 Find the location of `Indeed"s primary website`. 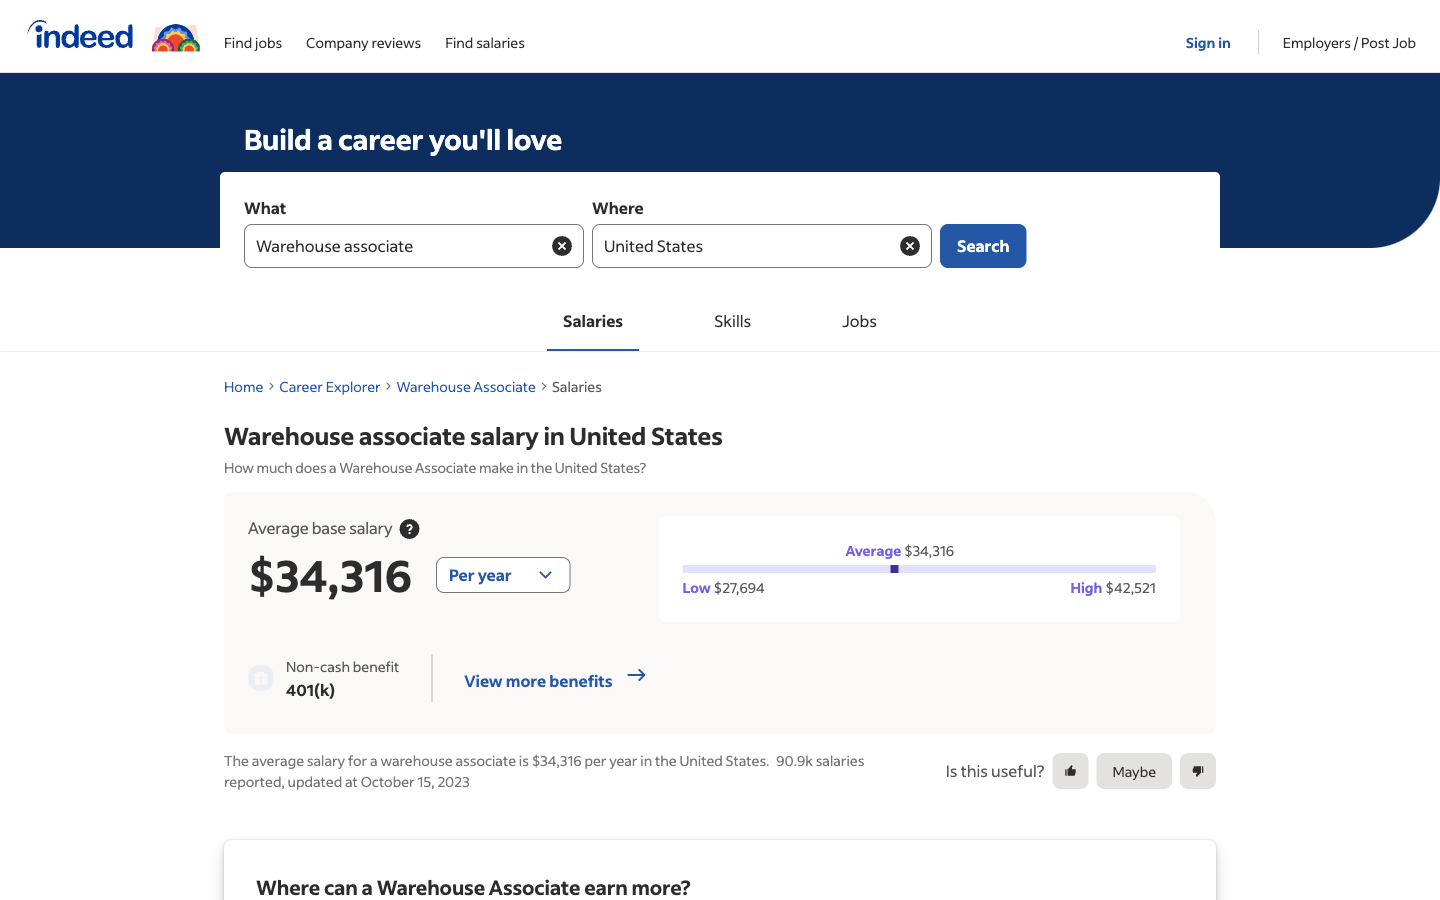

Indeed"s primary website is located at coordinates (76, 35).